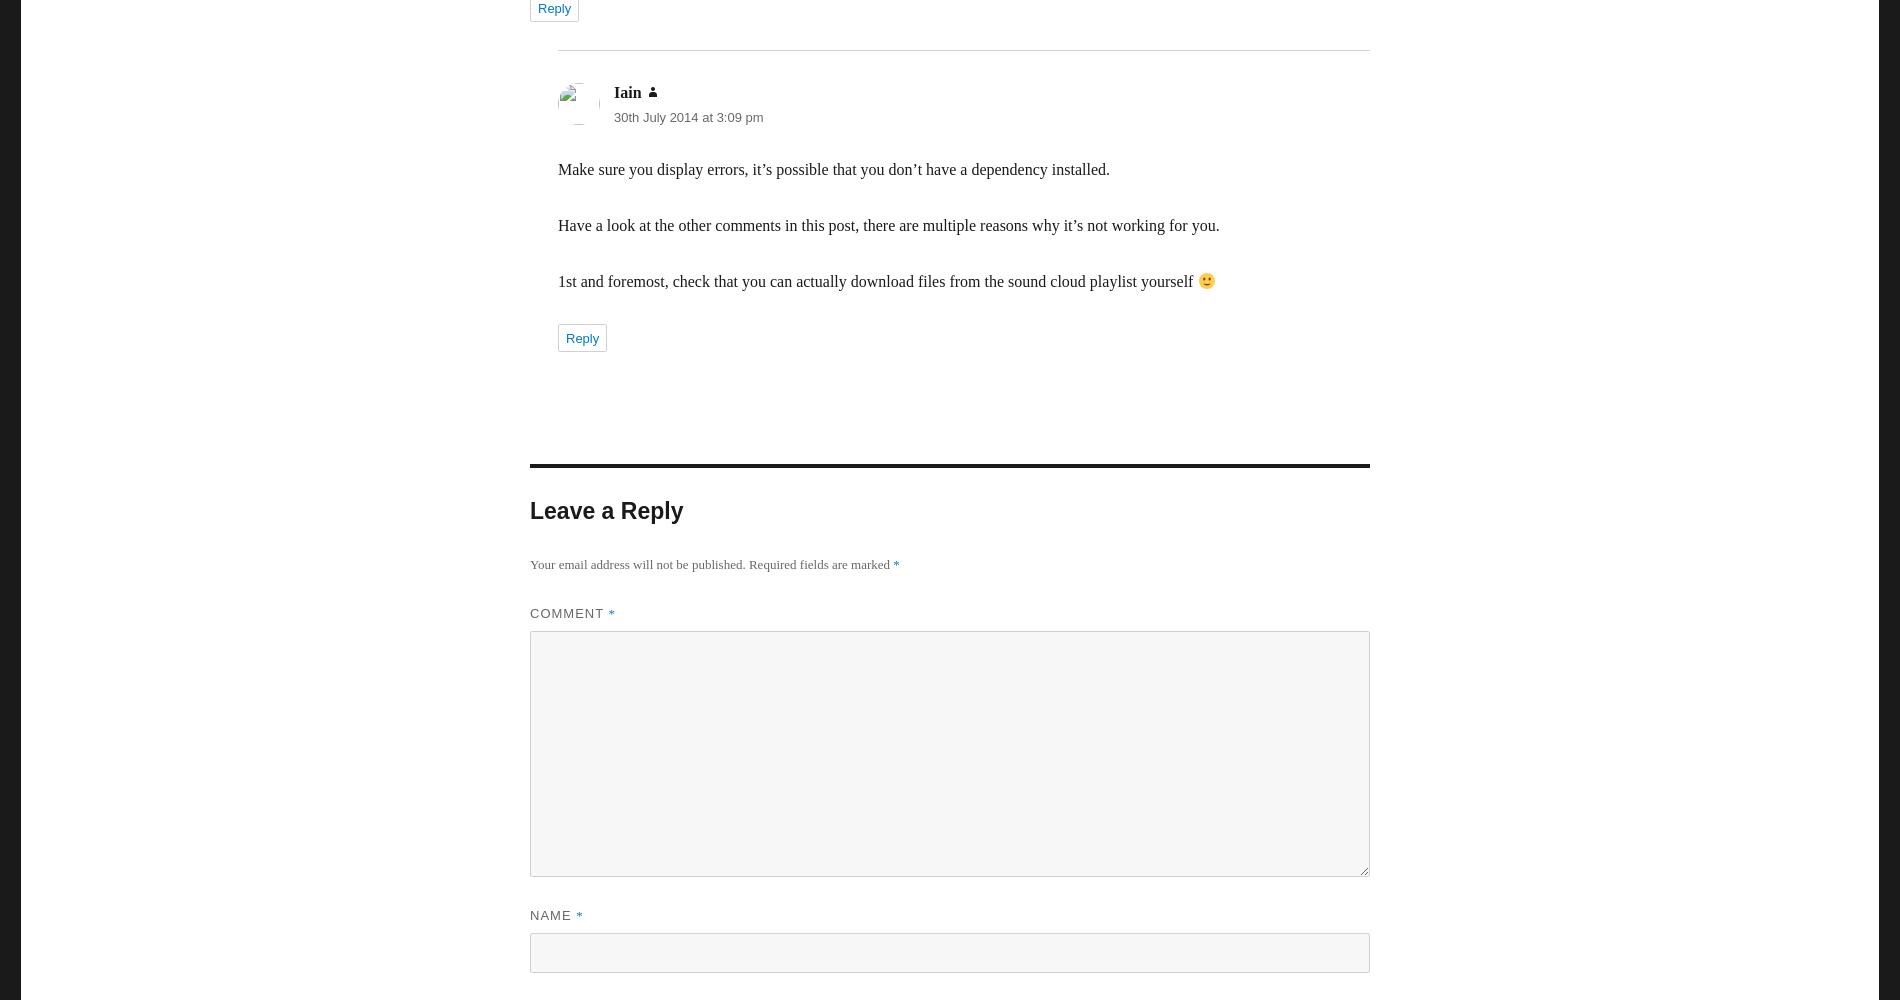  Describe the element at coordinates (553, 915) in the screenshot. I see `'Name'` at that location.